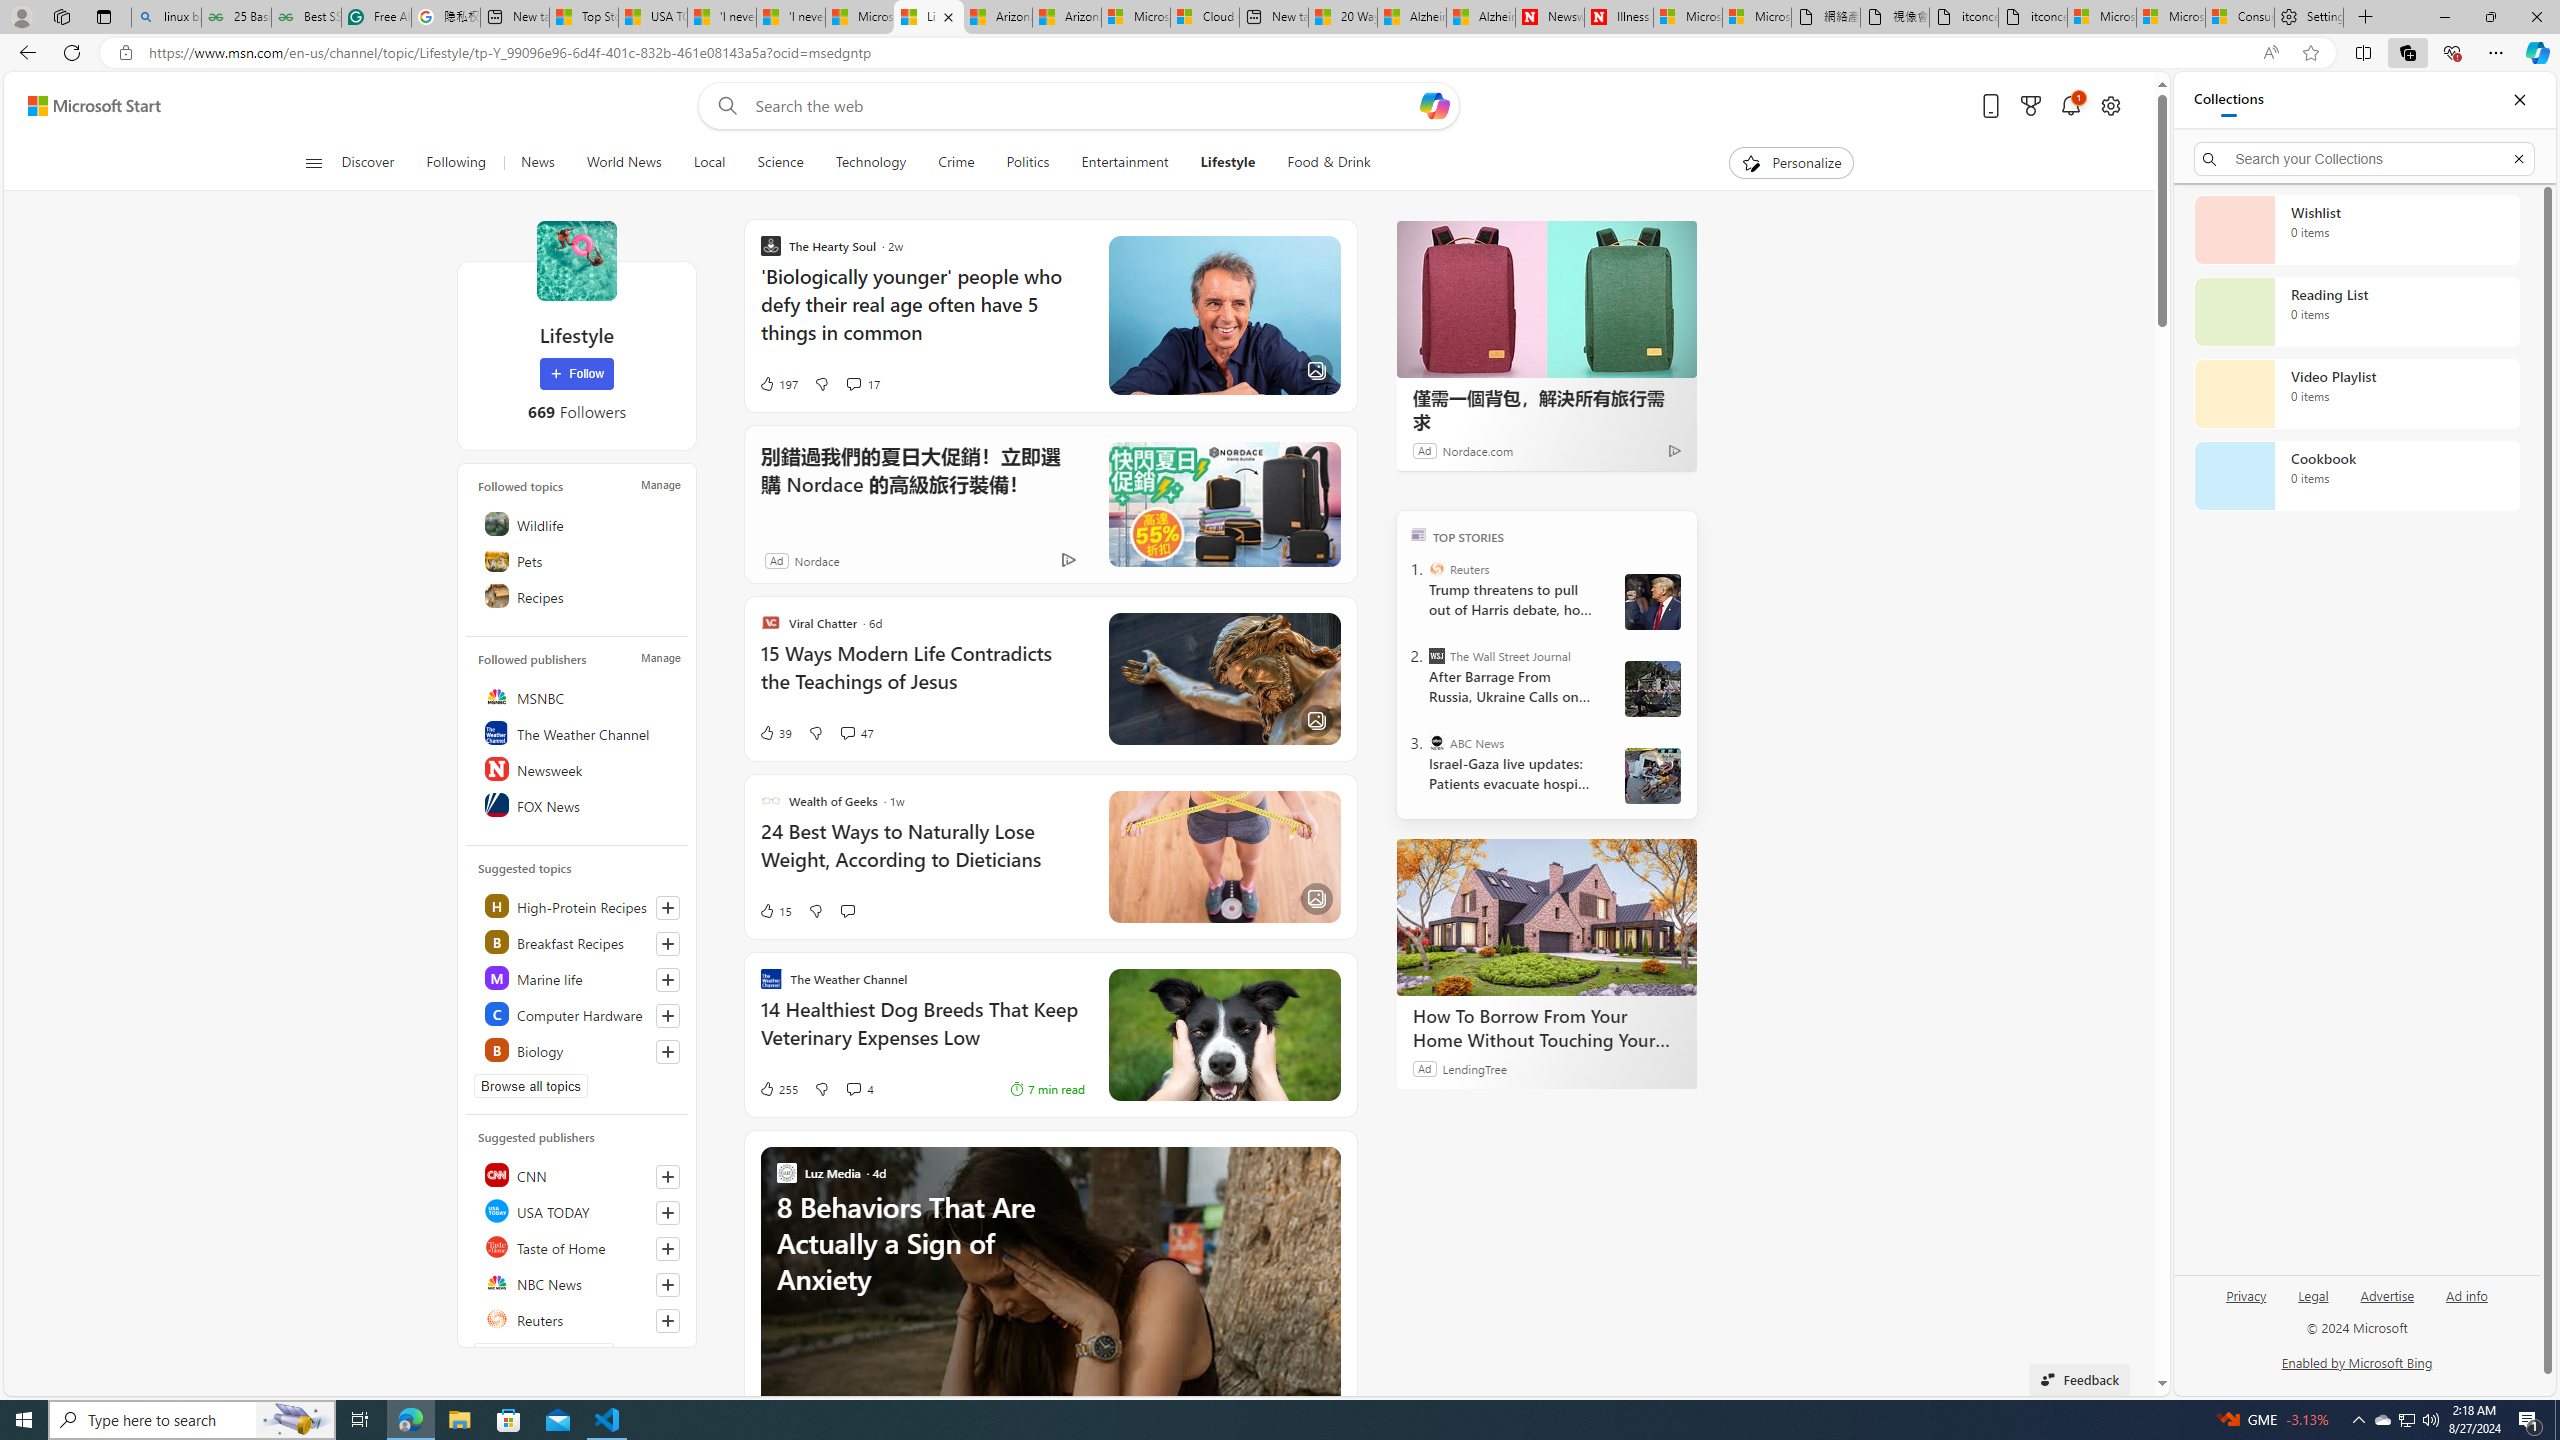  Describe the element at coordinates (2239, 16) in the screenshot. I see `'Consumer Health Data Privacy Policy'` at that location.